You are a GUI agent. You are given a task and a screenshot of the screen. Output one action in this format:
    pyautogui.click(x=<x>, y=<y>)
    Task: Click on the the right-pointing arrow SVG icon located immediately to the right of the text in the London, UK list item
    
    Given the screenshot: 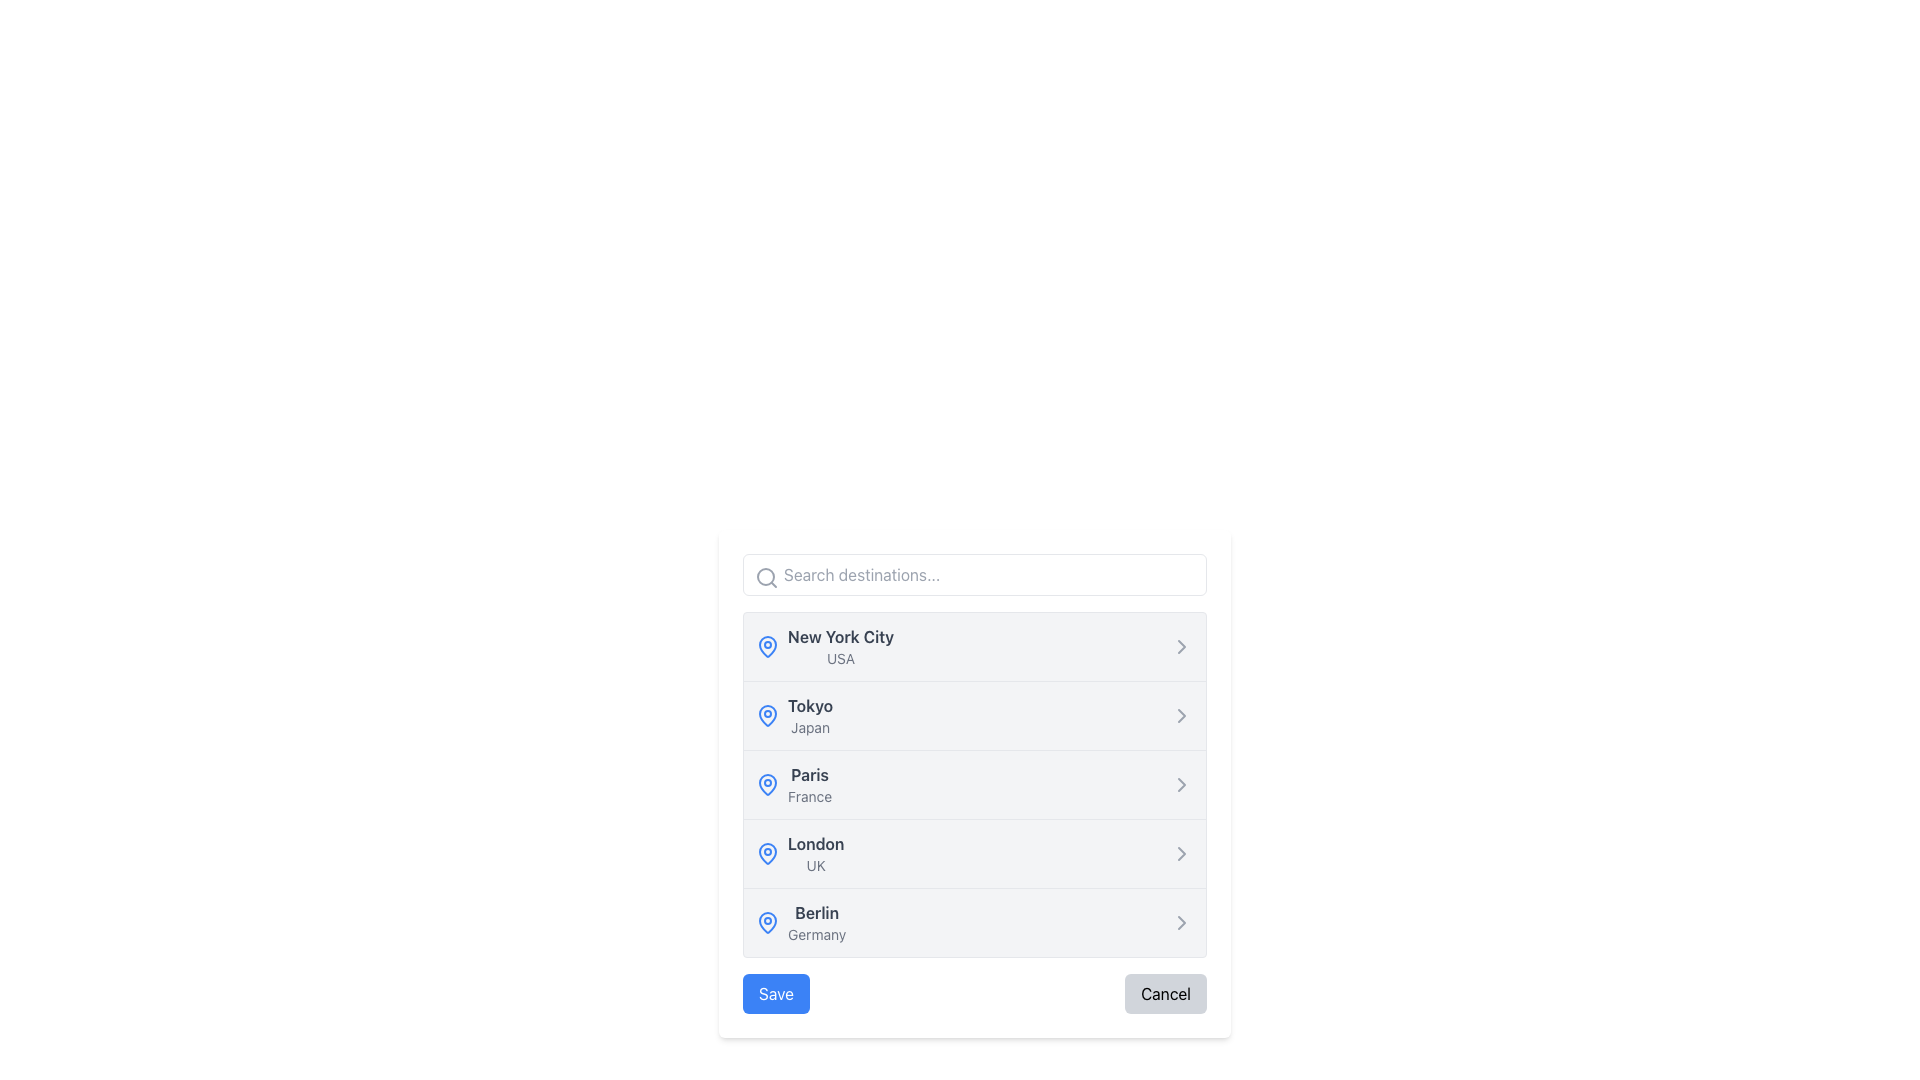 What is the action you would take?
    pyautogui.click(x=1181, y=853)
    